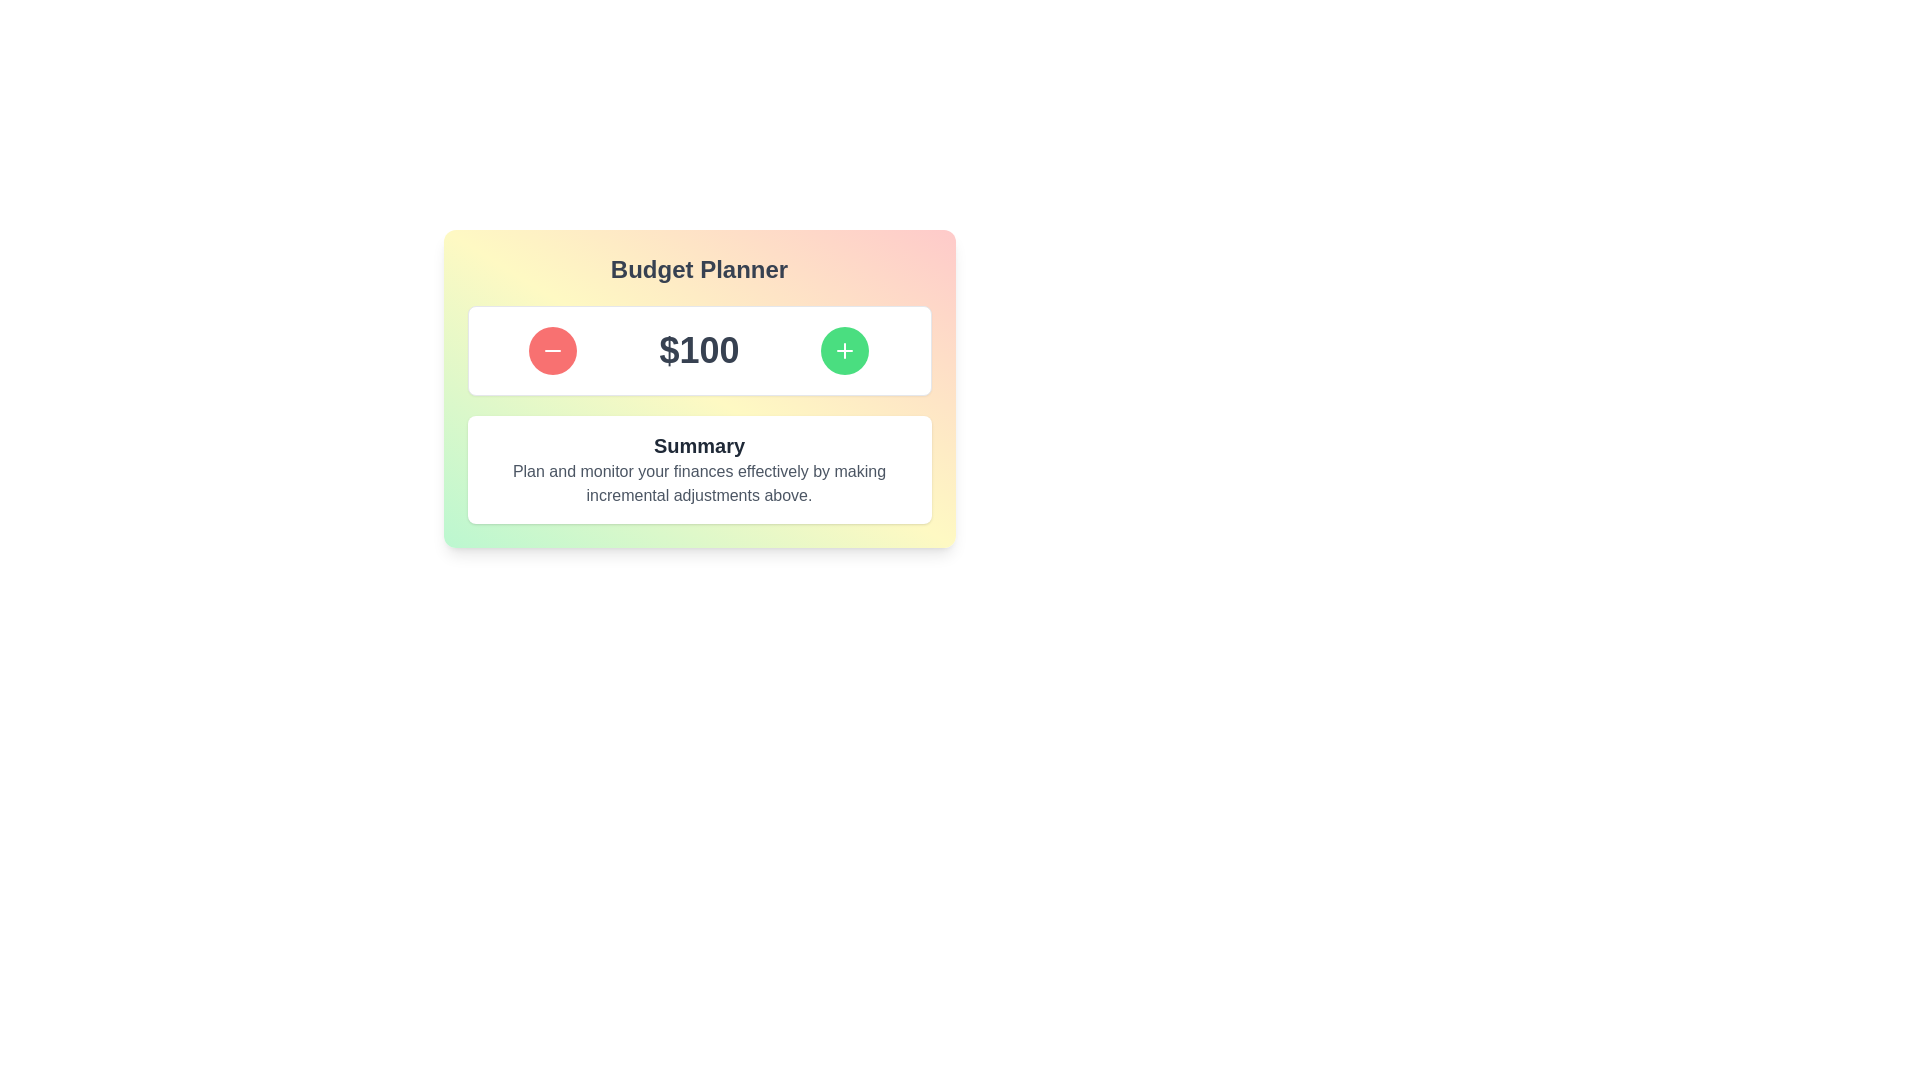 This screenshot has width=1920, height=1080. What do you see at coordinates (845, 350) in the screenshot?
I see `the increment button located in the top right corner of its grouping` at bounding box center [845, 350].